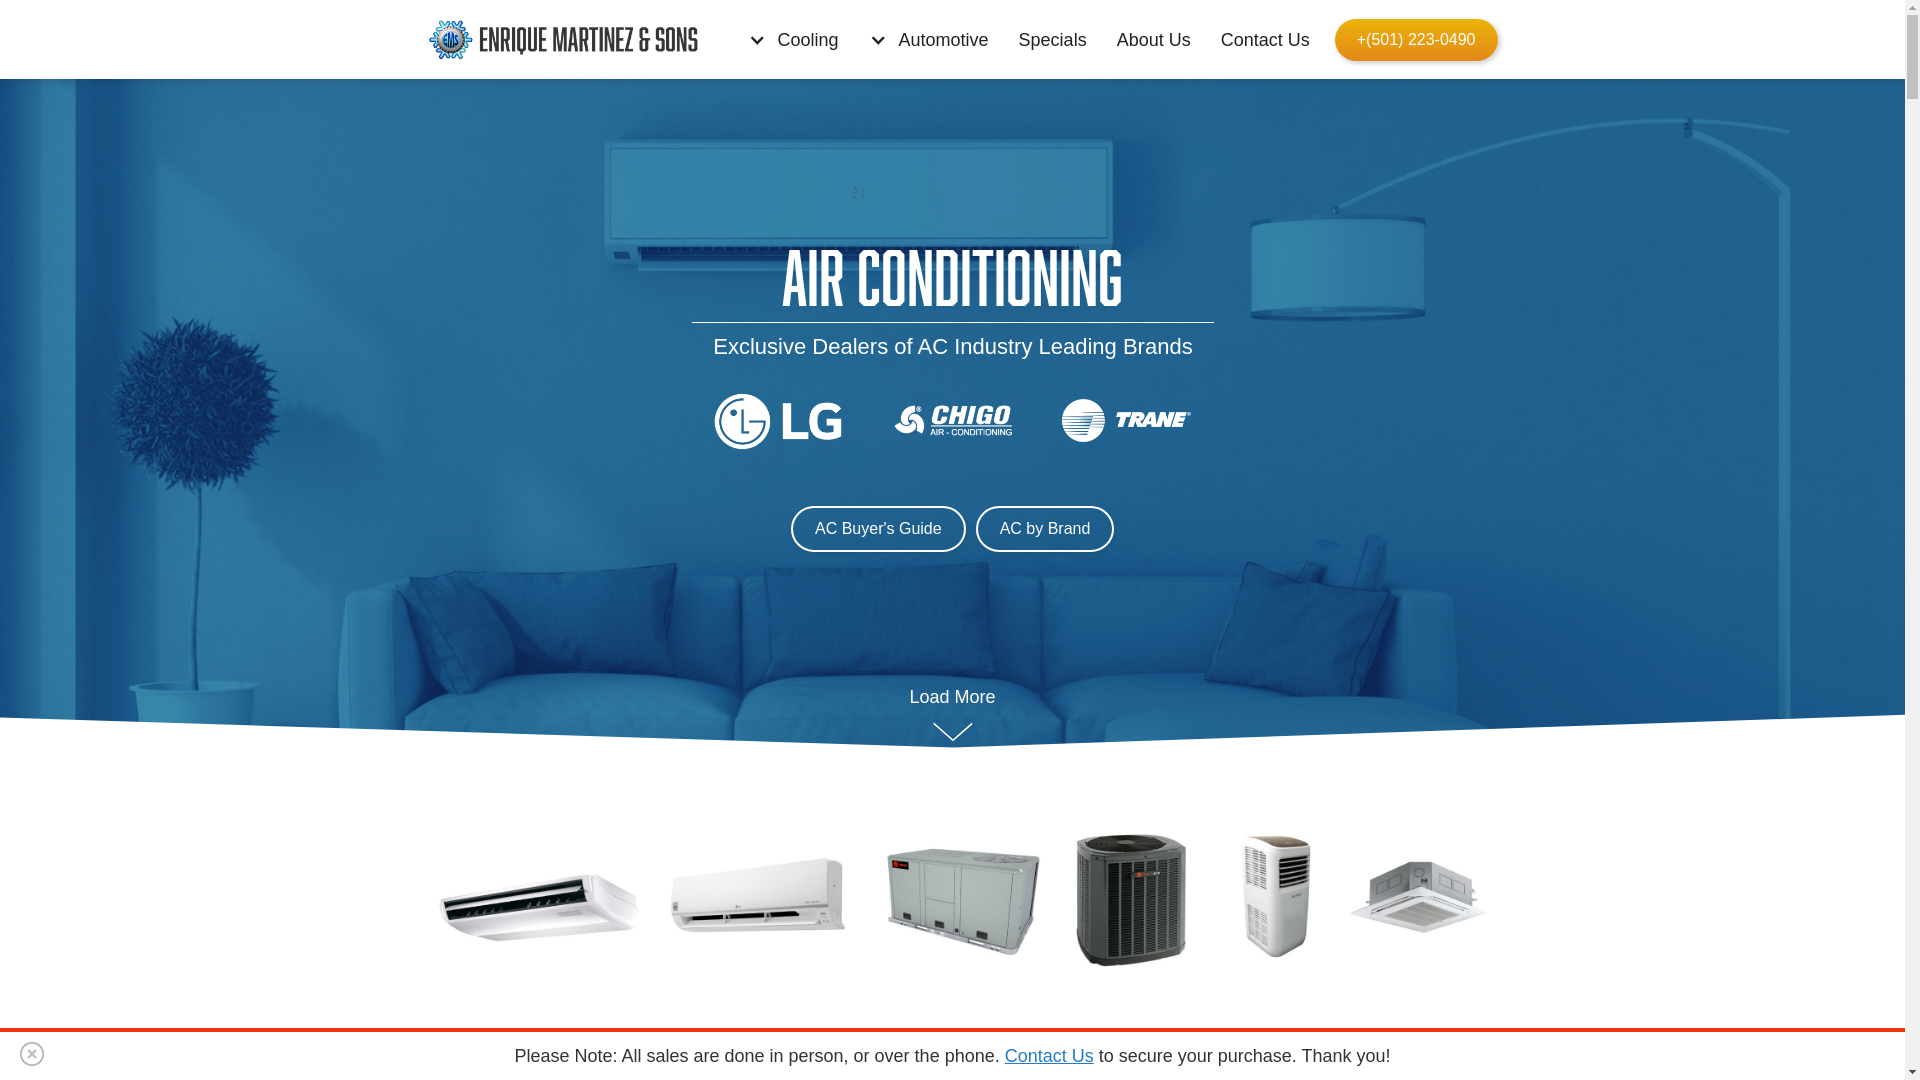  Describe the element at coordinates (878, 527) in the screenshot. I see `'AC Buyer's Guide'` at that location.